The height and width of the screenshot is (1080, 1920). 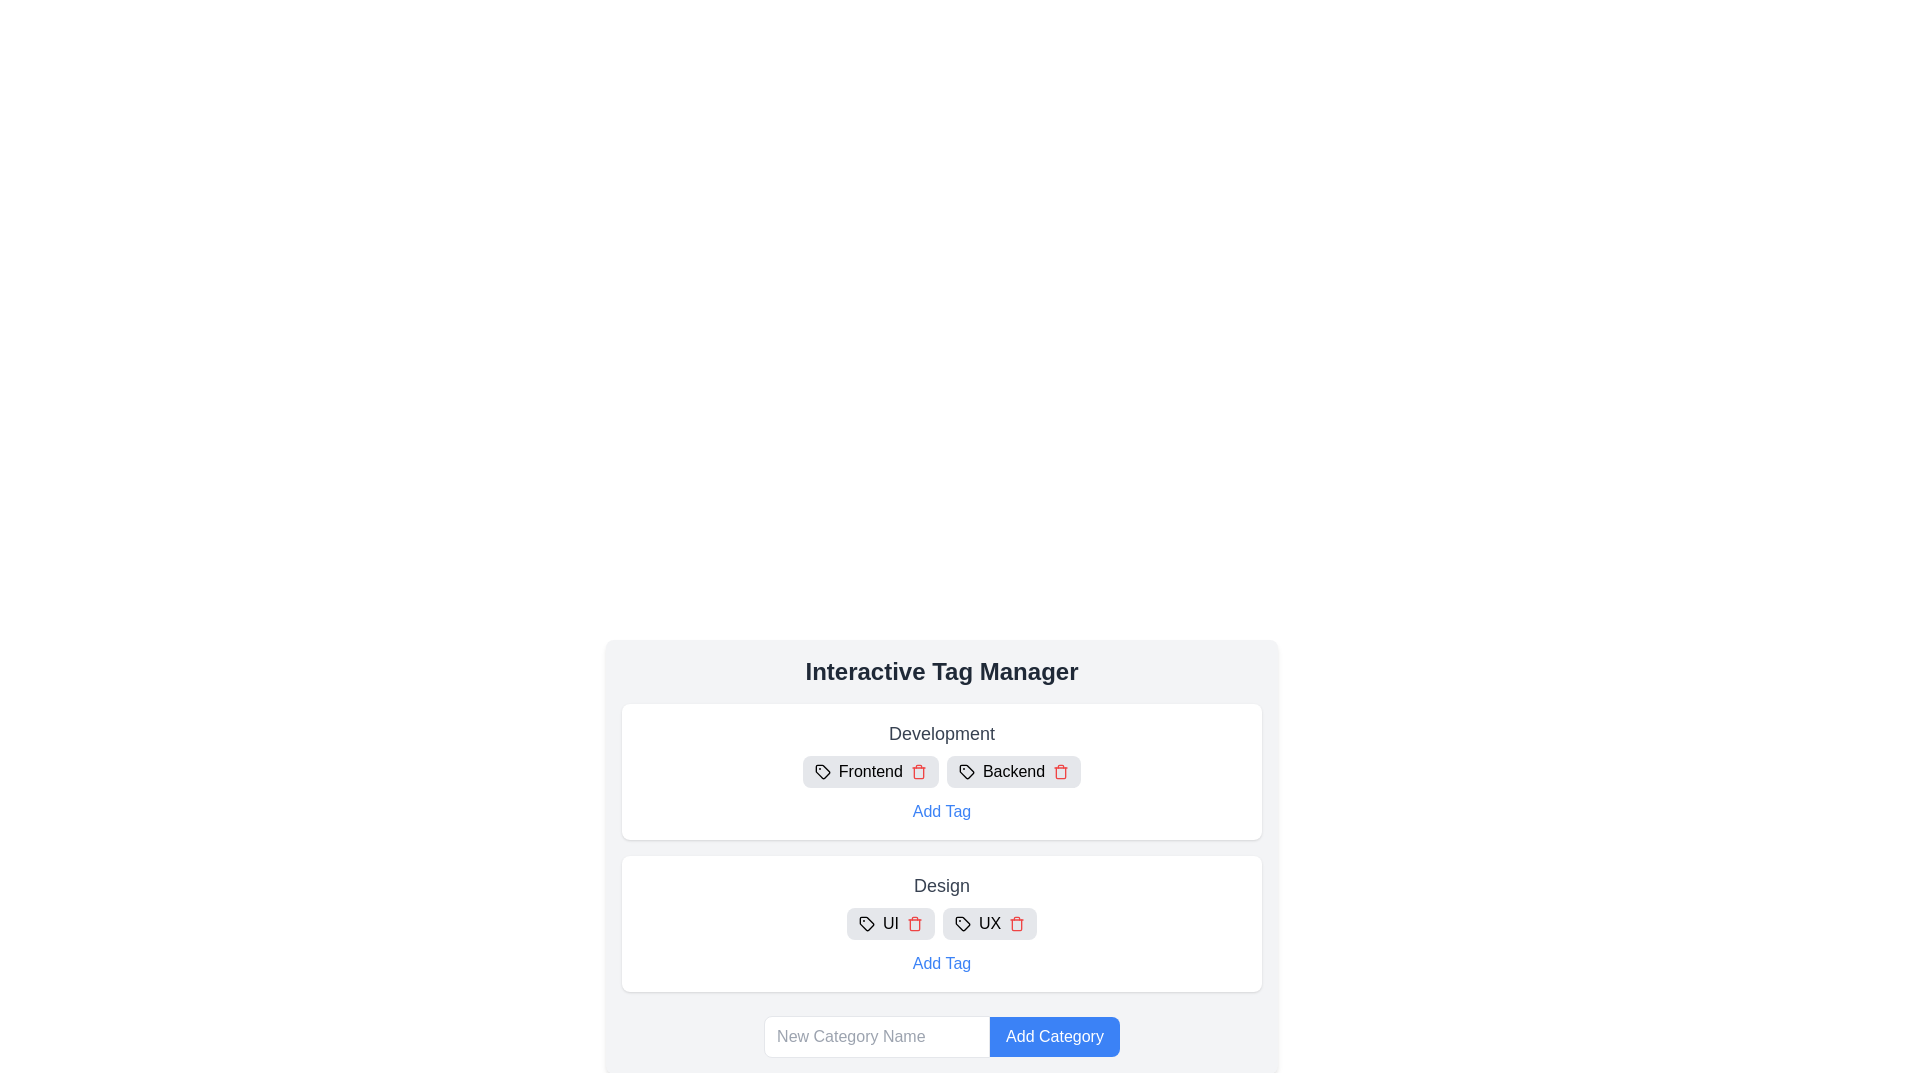 I want to click on the blue rectangular button labeled 'Add Category' located to the right of the 'New Category Name' input field, so click(x=1054, y=1036).